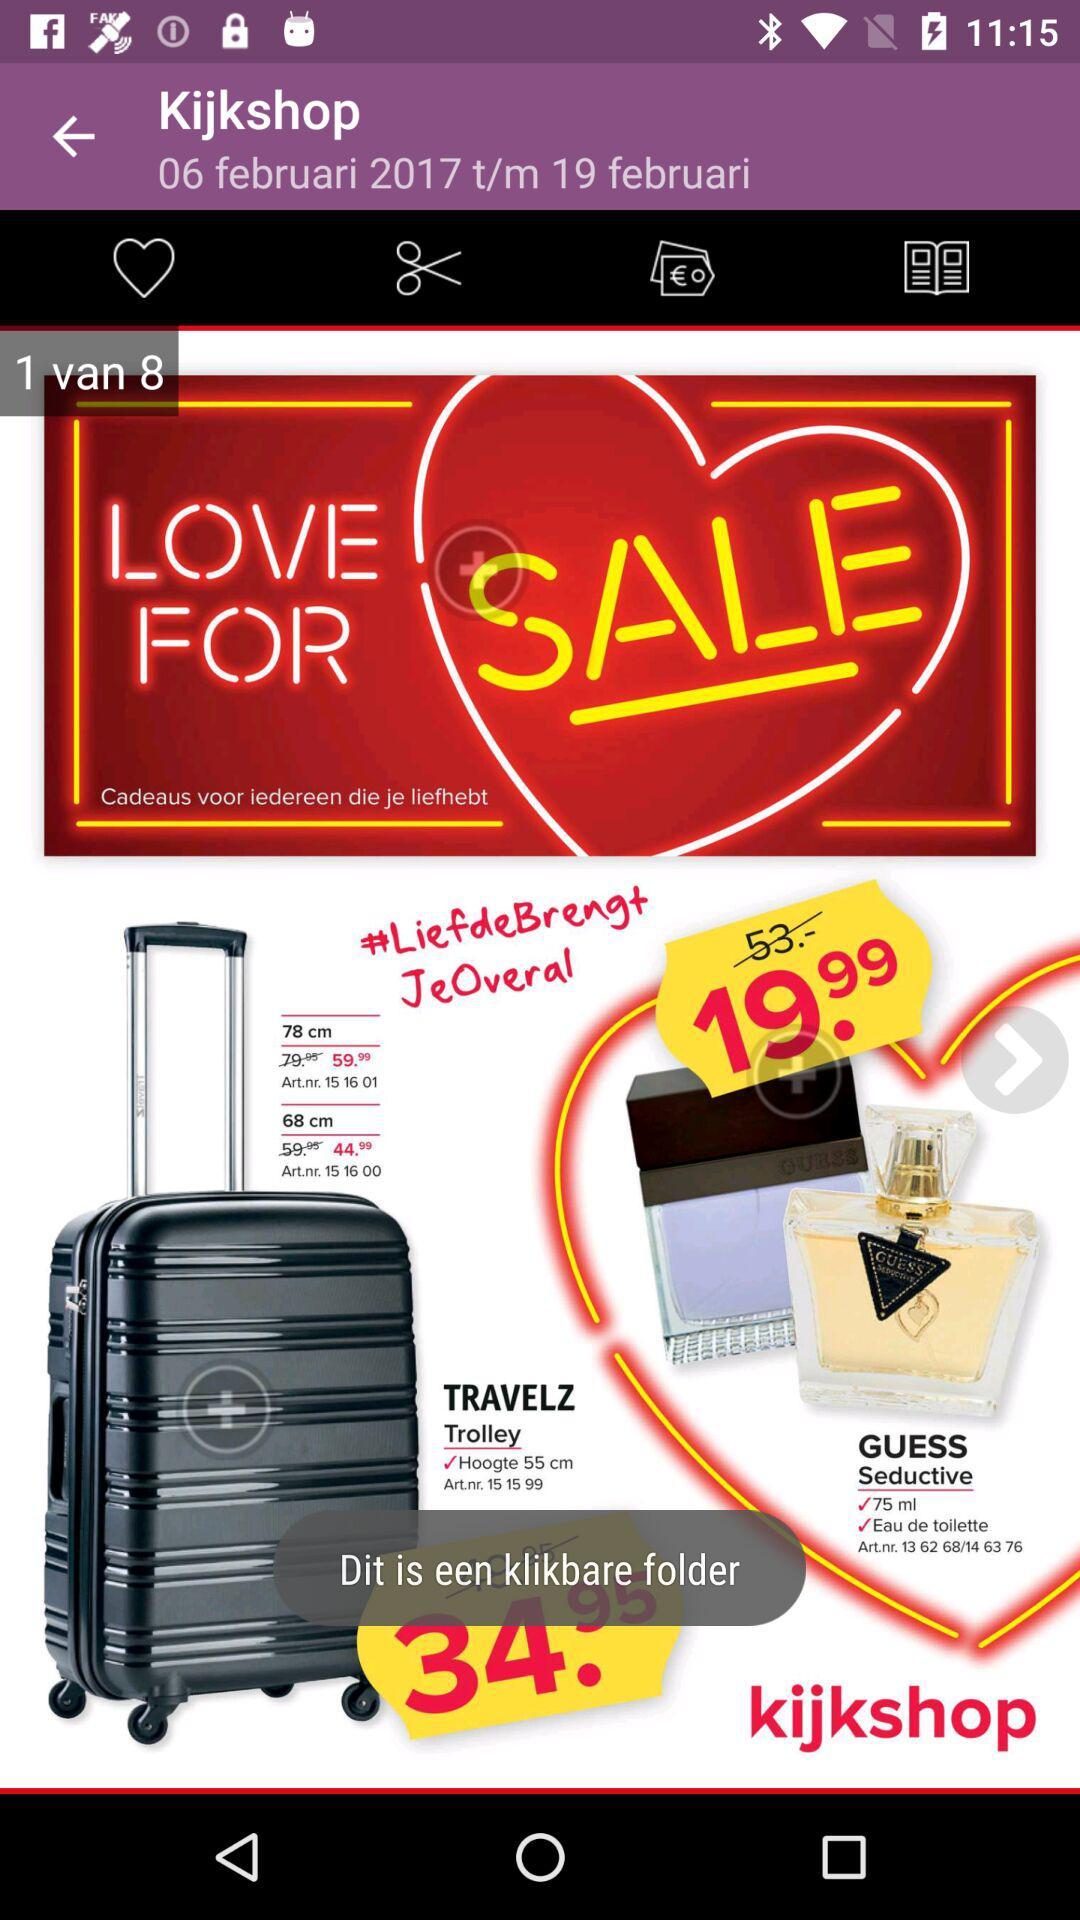  I want to click on check the overall menu, so click(936, 266).